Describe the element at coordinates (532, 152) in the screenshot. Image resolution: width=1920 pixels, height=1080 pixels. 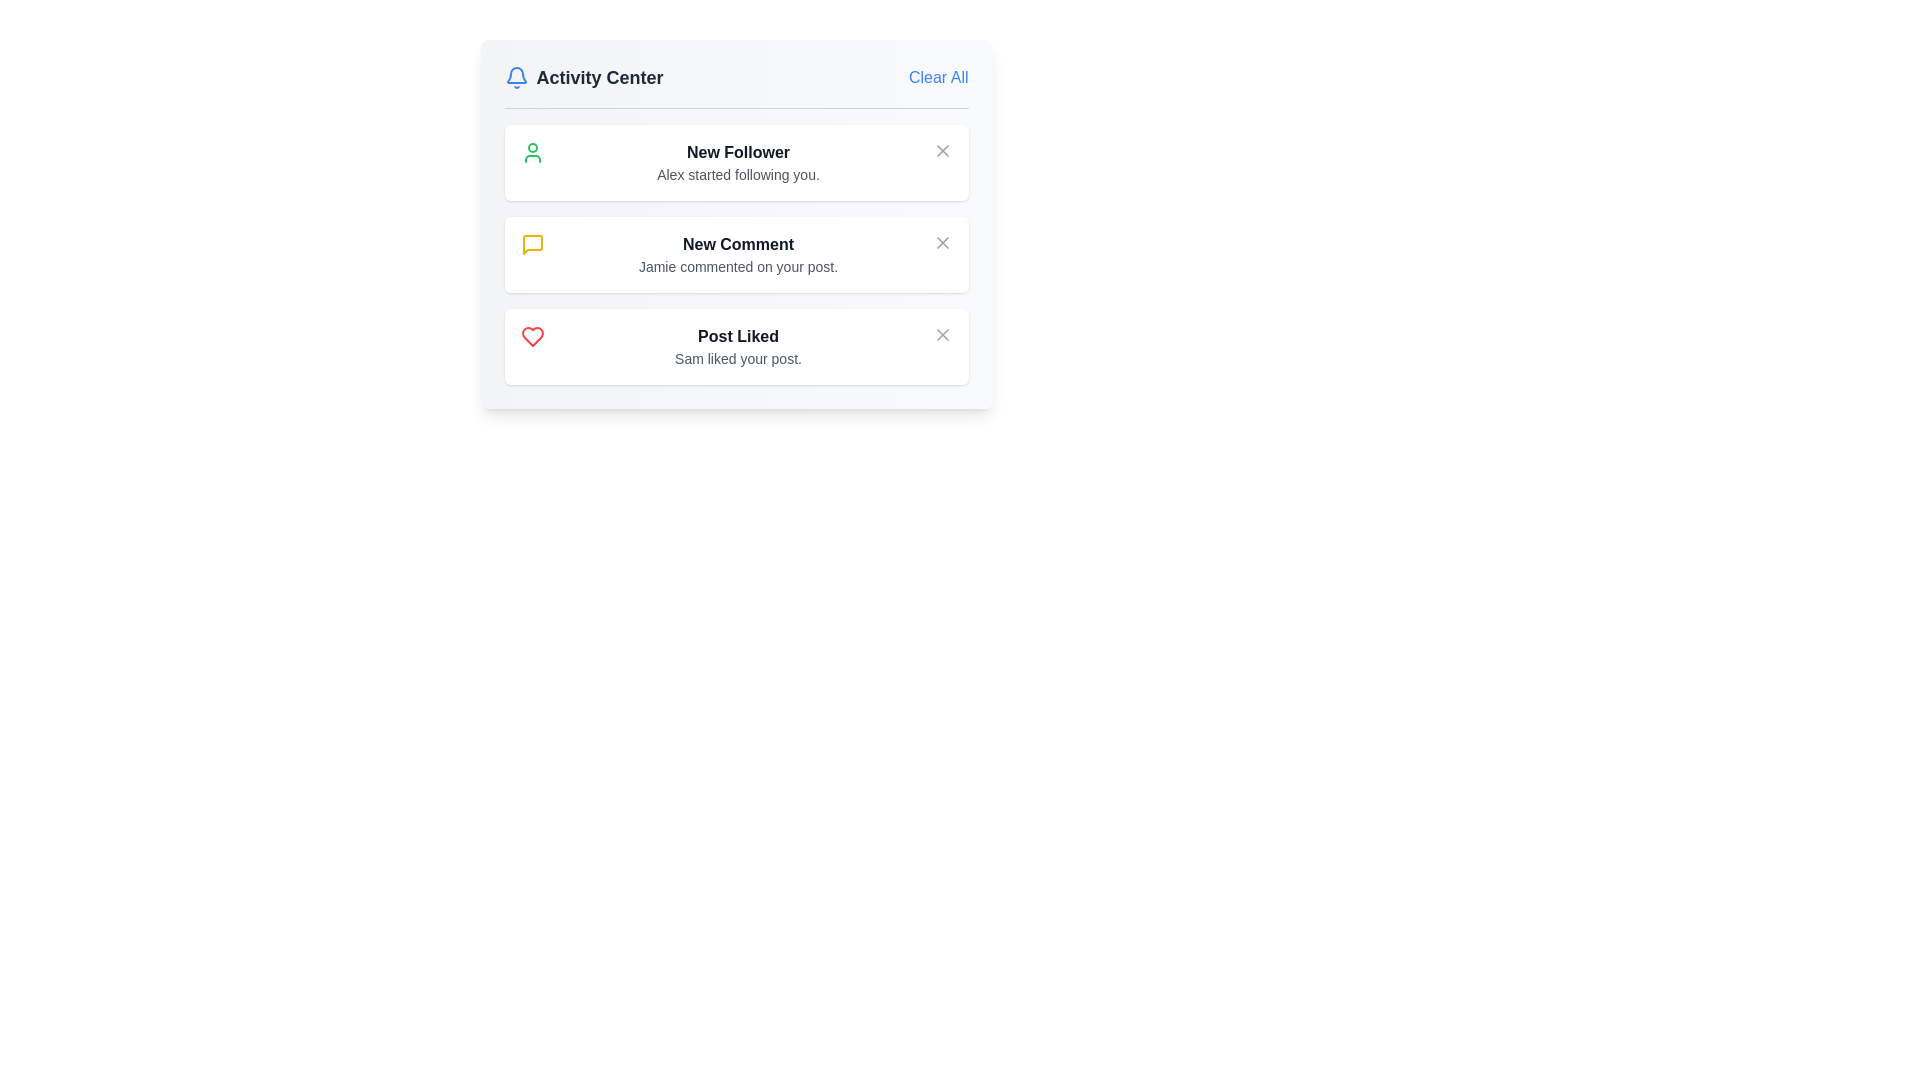
I see `the new follower notification icon, which is the first visual element in the notification card labeled 'New Follower'` at that location.